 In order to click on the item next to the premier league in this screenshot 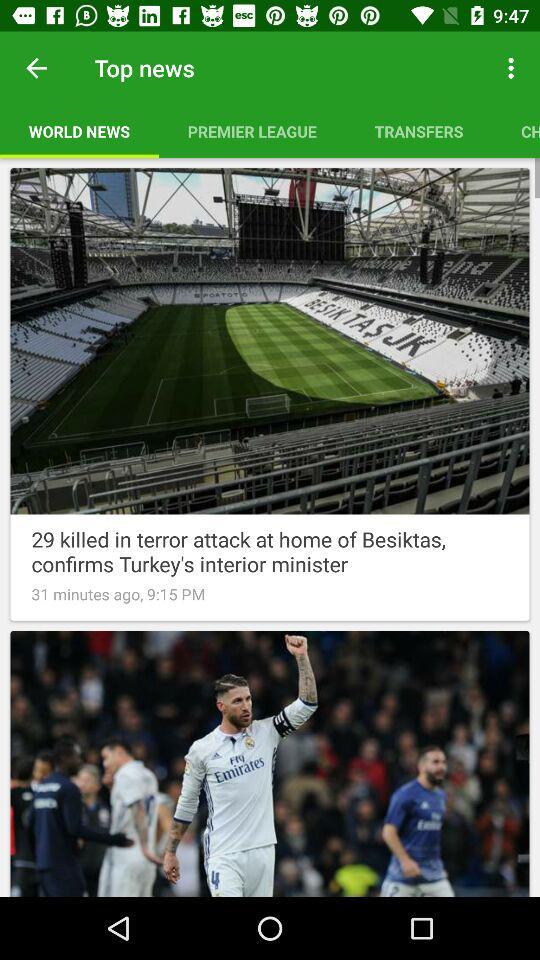, I will do `click(513, 68)`.